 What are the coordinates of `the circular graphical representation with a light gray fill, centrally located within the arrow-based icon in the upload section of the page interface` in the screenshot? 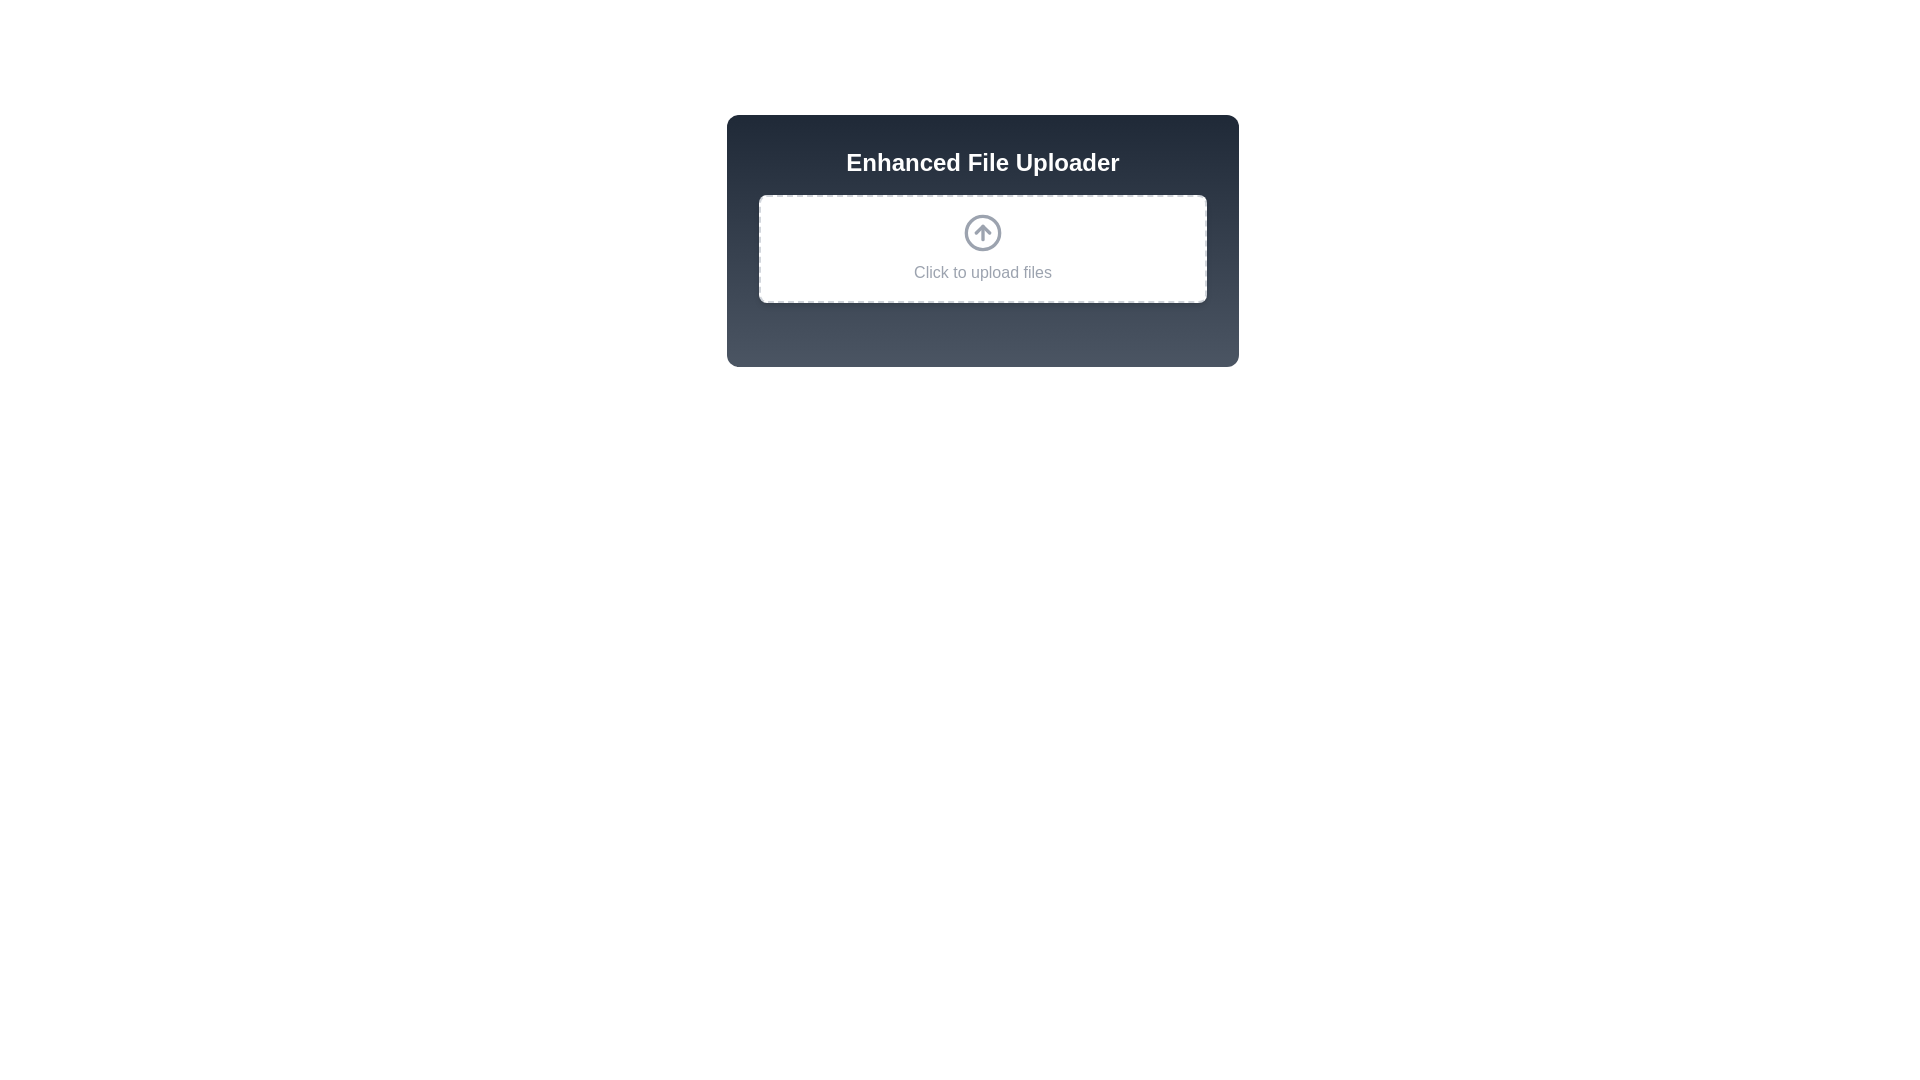 It's located at (983, 231).